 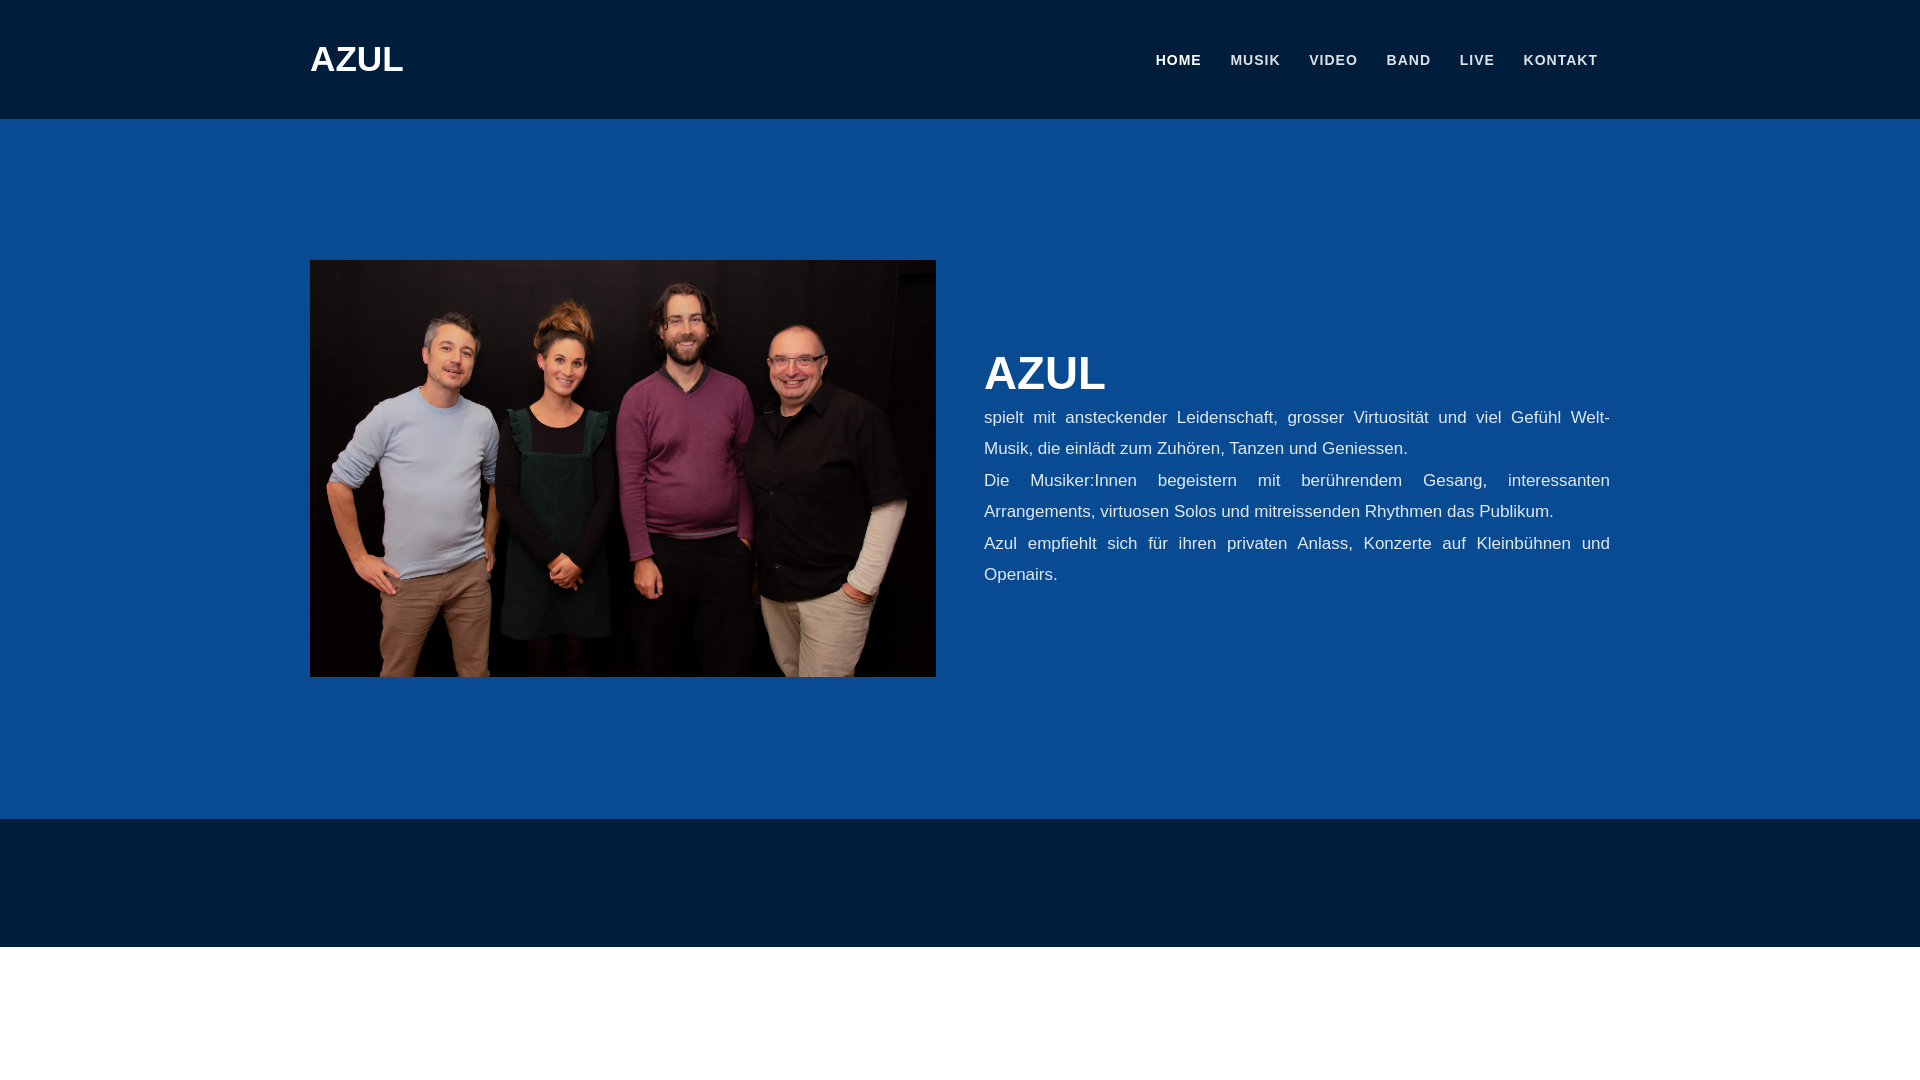 I want to click on 'VIDEO', so click(x=1333, y=59).